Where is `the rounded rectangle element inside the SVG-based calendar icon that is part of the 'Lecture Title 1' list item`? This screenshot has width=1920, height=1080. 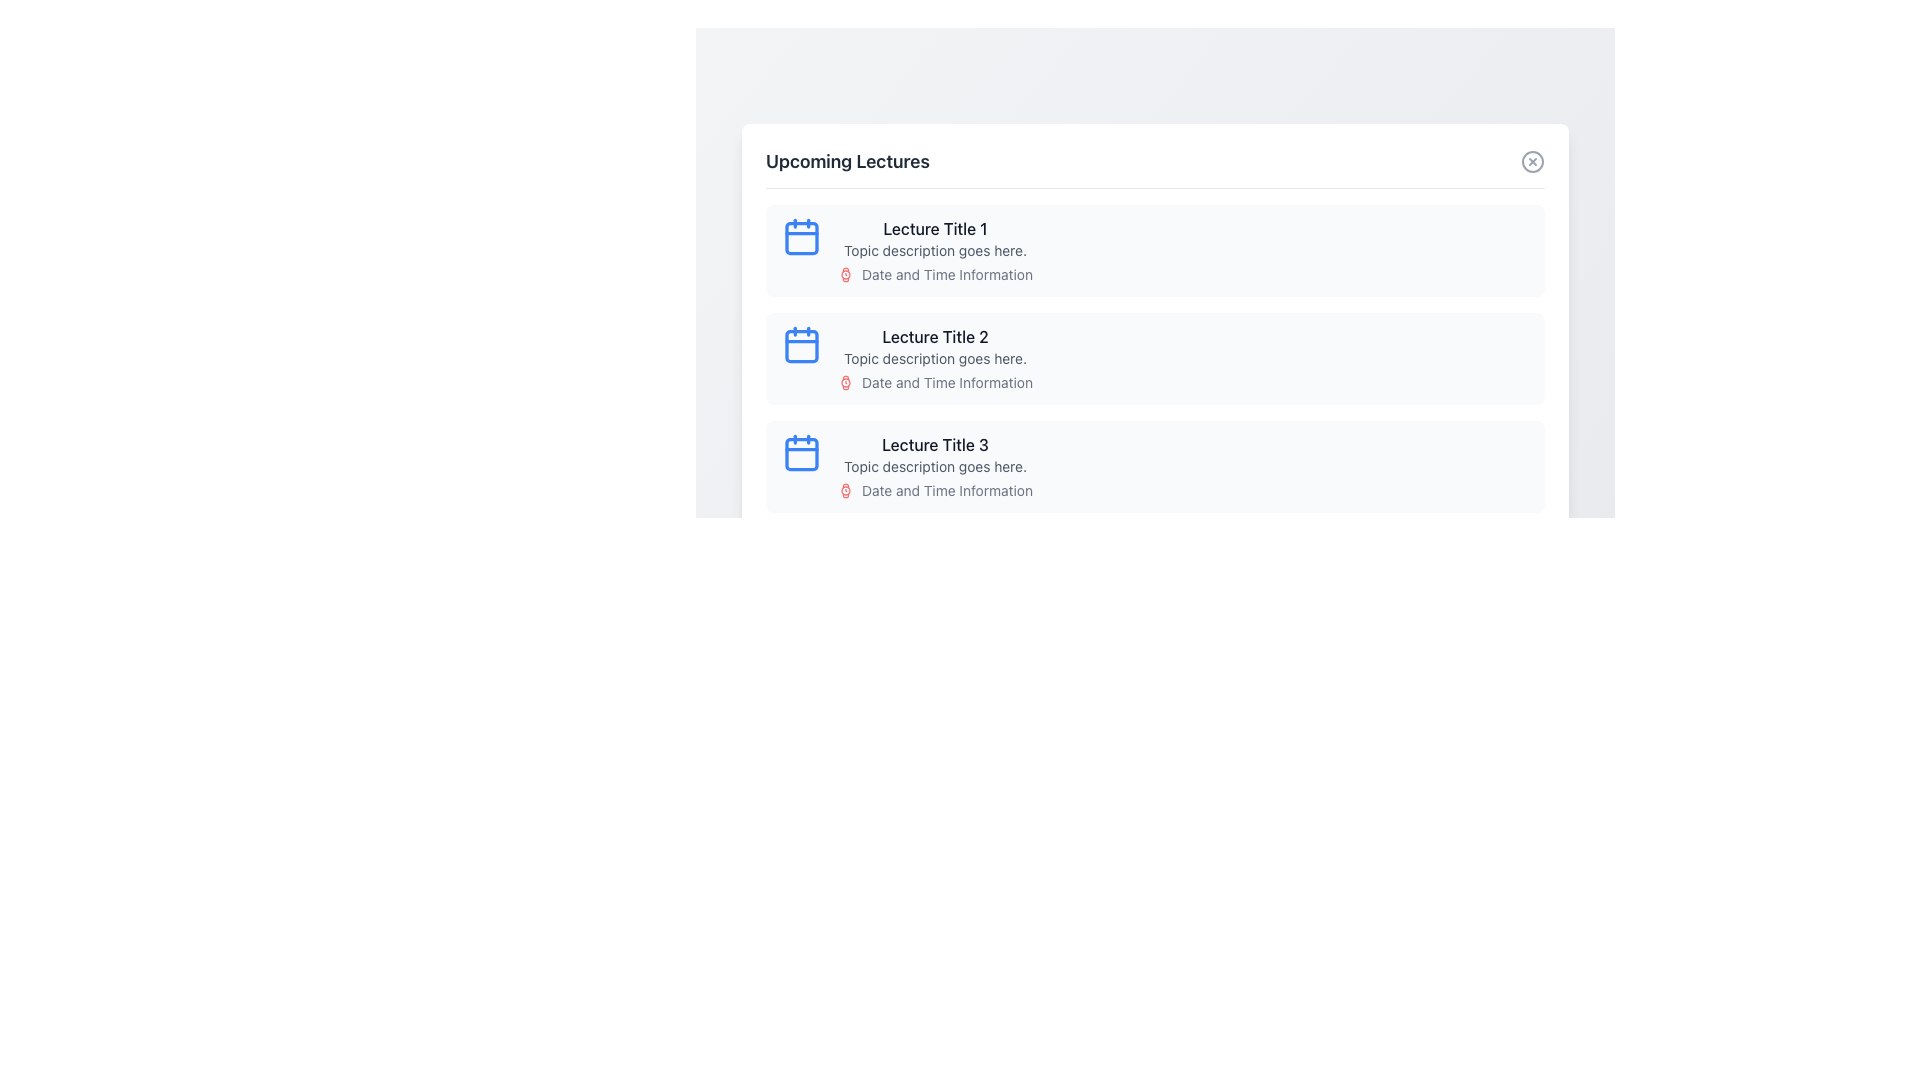 the rounded rectangle element inside the SVG-based calendar icon that is part of the 'Lecture Title 1' list item is located at coordinates (801, 237).